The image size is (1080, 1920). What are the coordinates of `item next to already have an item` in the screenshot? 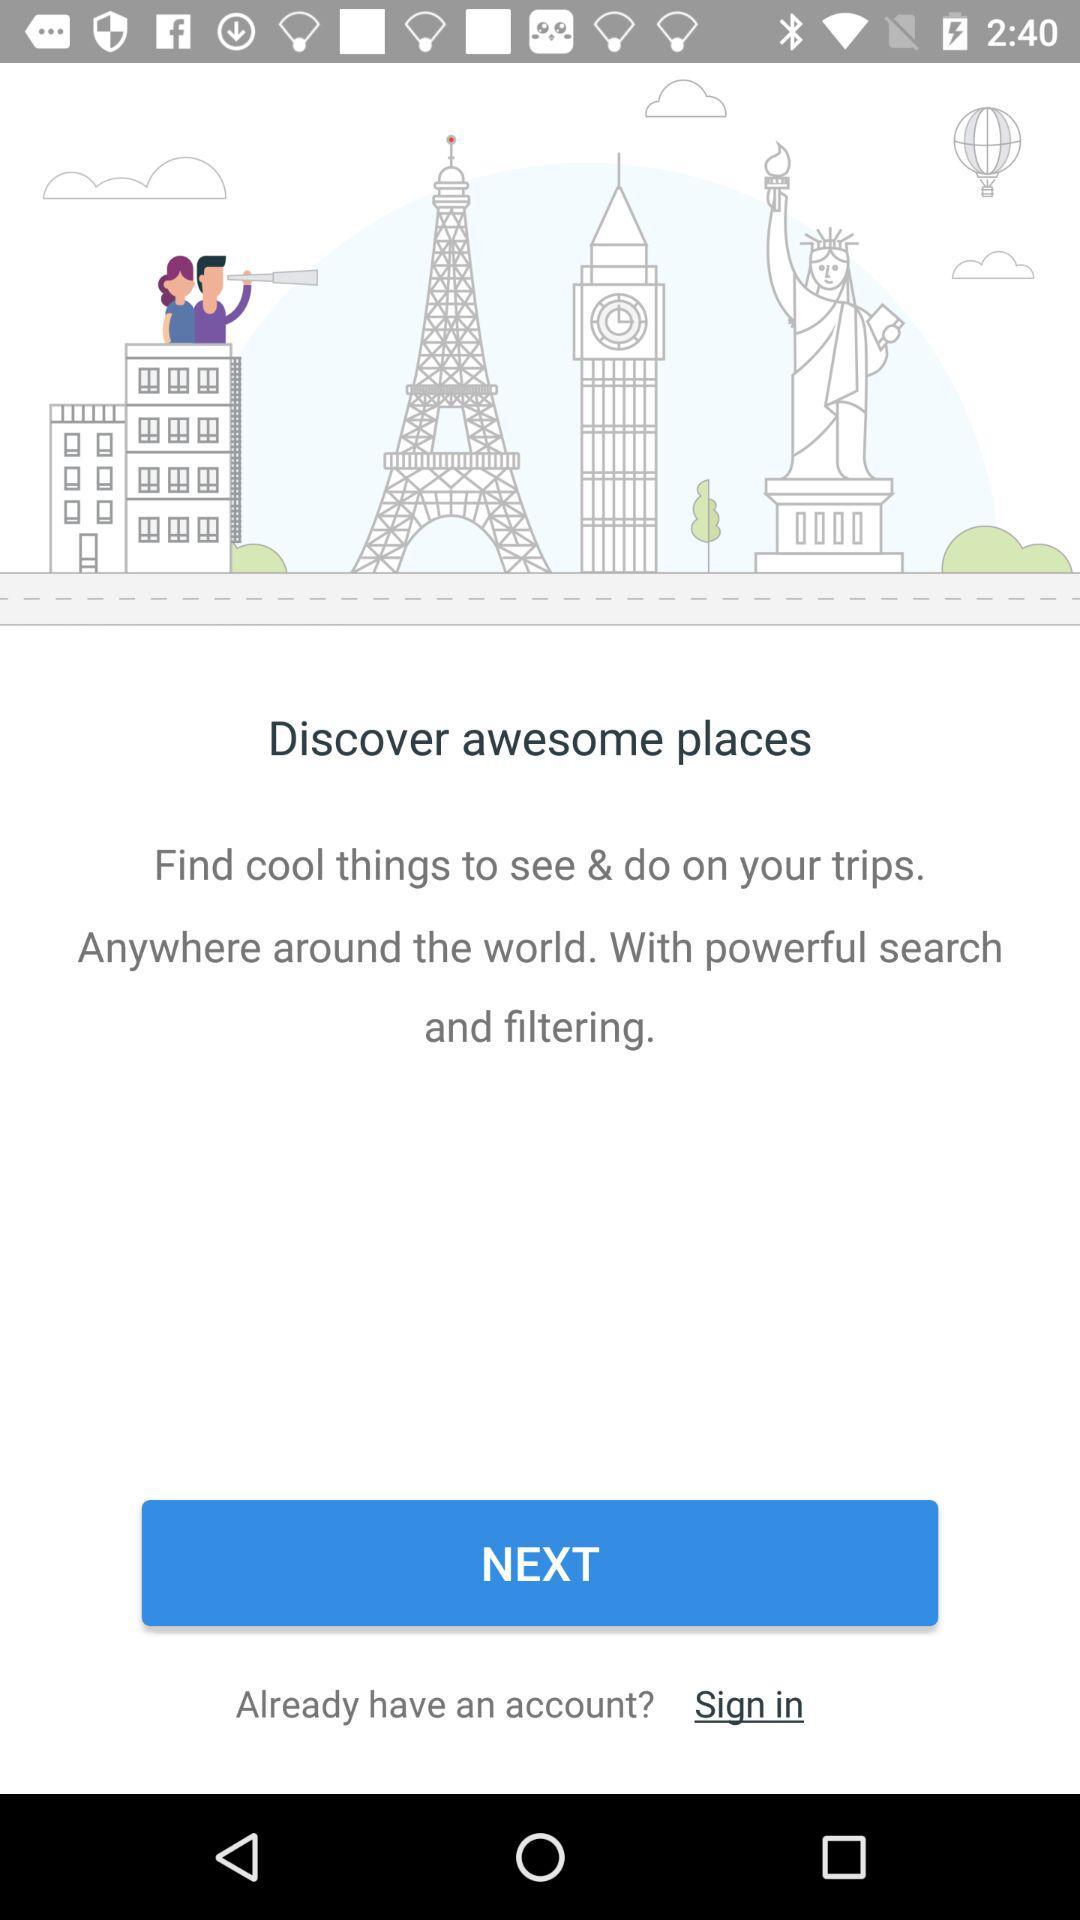 It's located at (749, 1702).